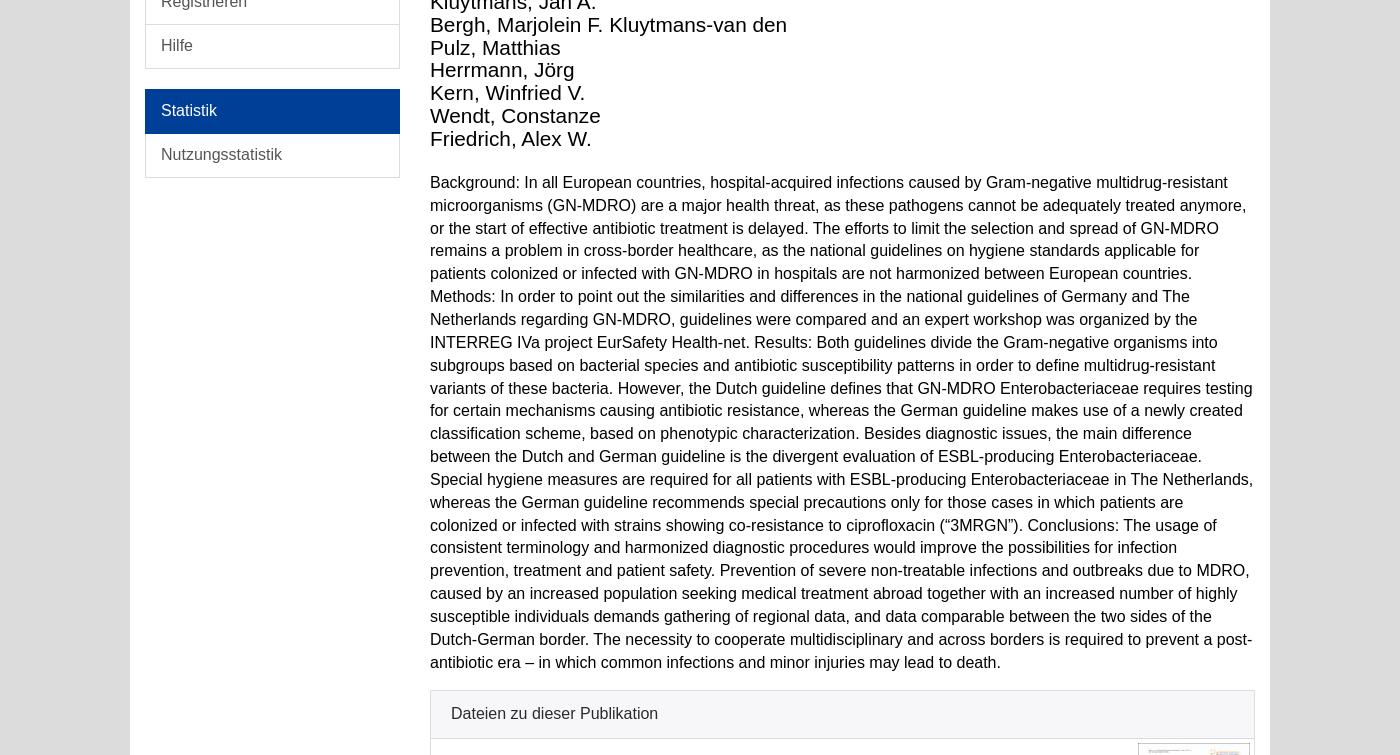 The height and width of the screenshot is (755, 1400). What do you see at coordinates (502, 69) in the screenshot?
I see `'Herrmann, Jörg'` at bounding box center [502, 69].